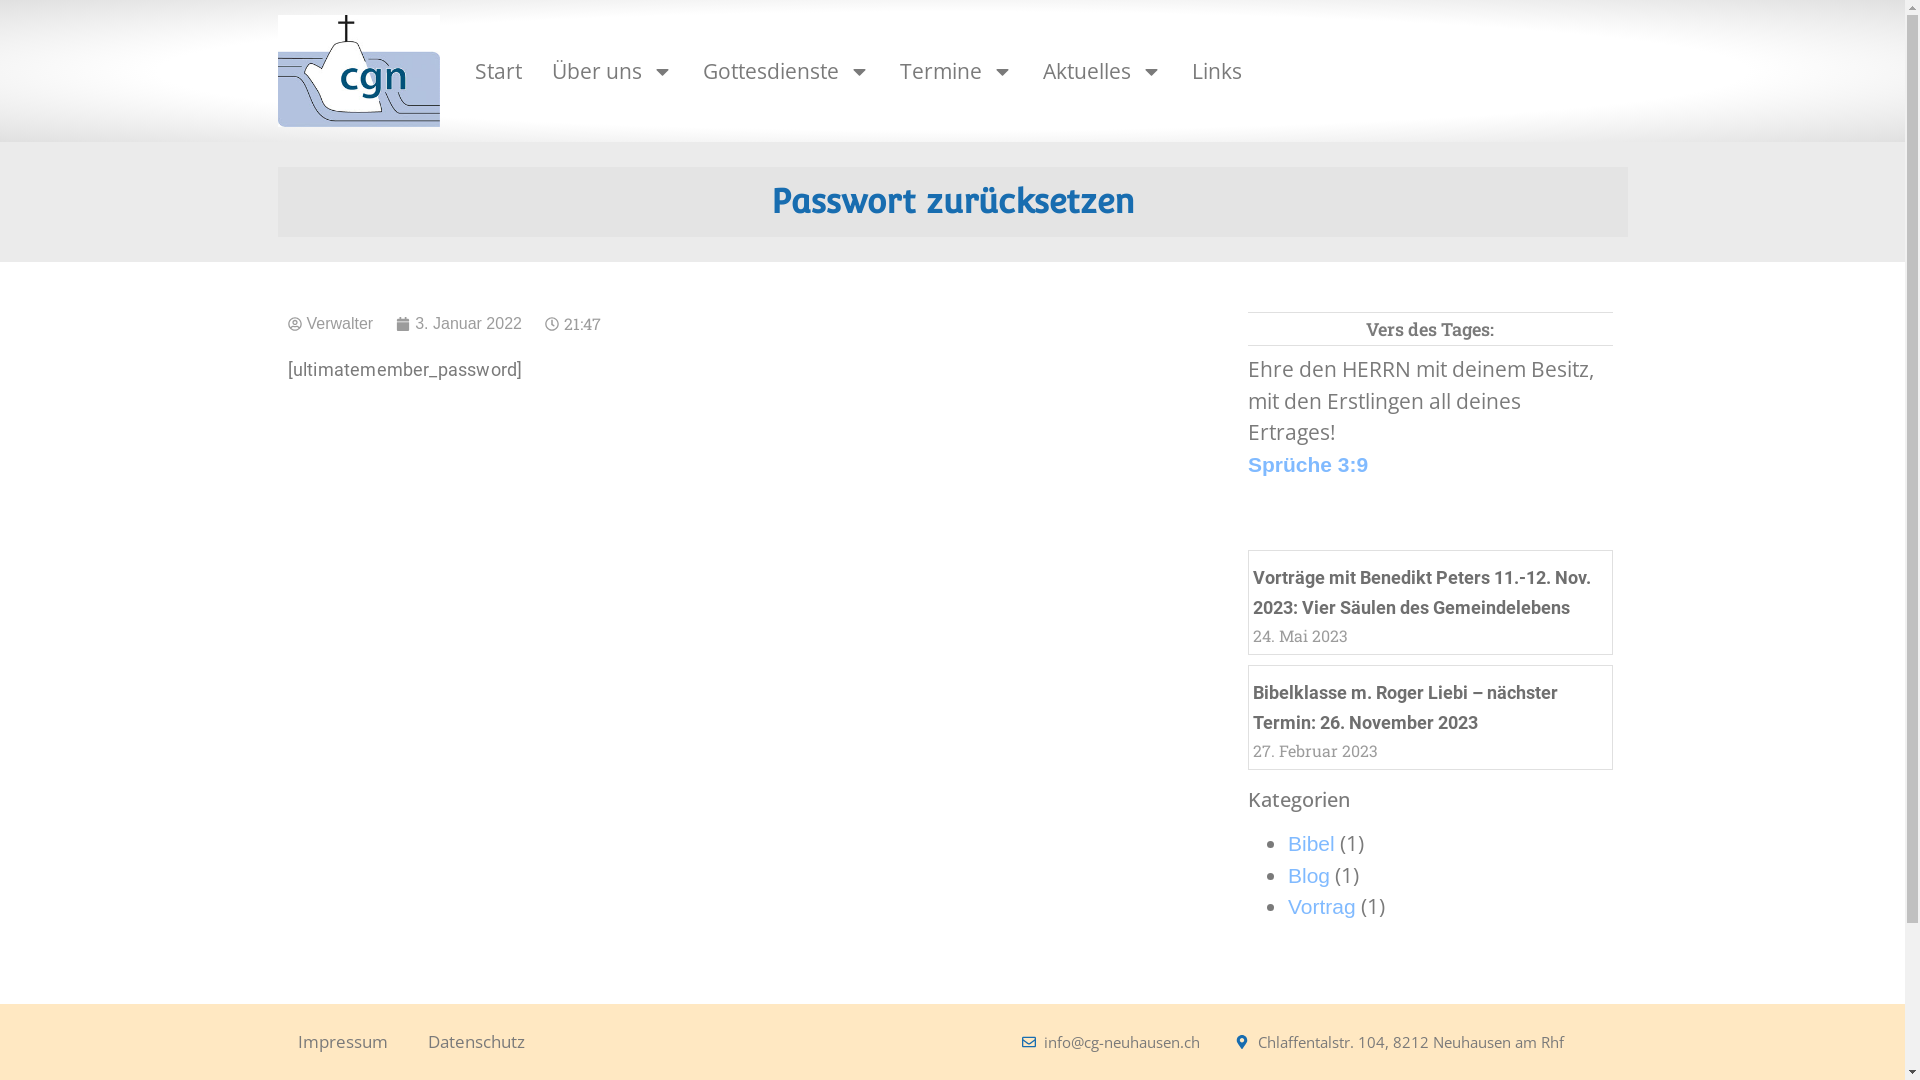 The height and width of the screenshot is (1080, 1920). I want to click on 'Verwalter', so click(331, 323).